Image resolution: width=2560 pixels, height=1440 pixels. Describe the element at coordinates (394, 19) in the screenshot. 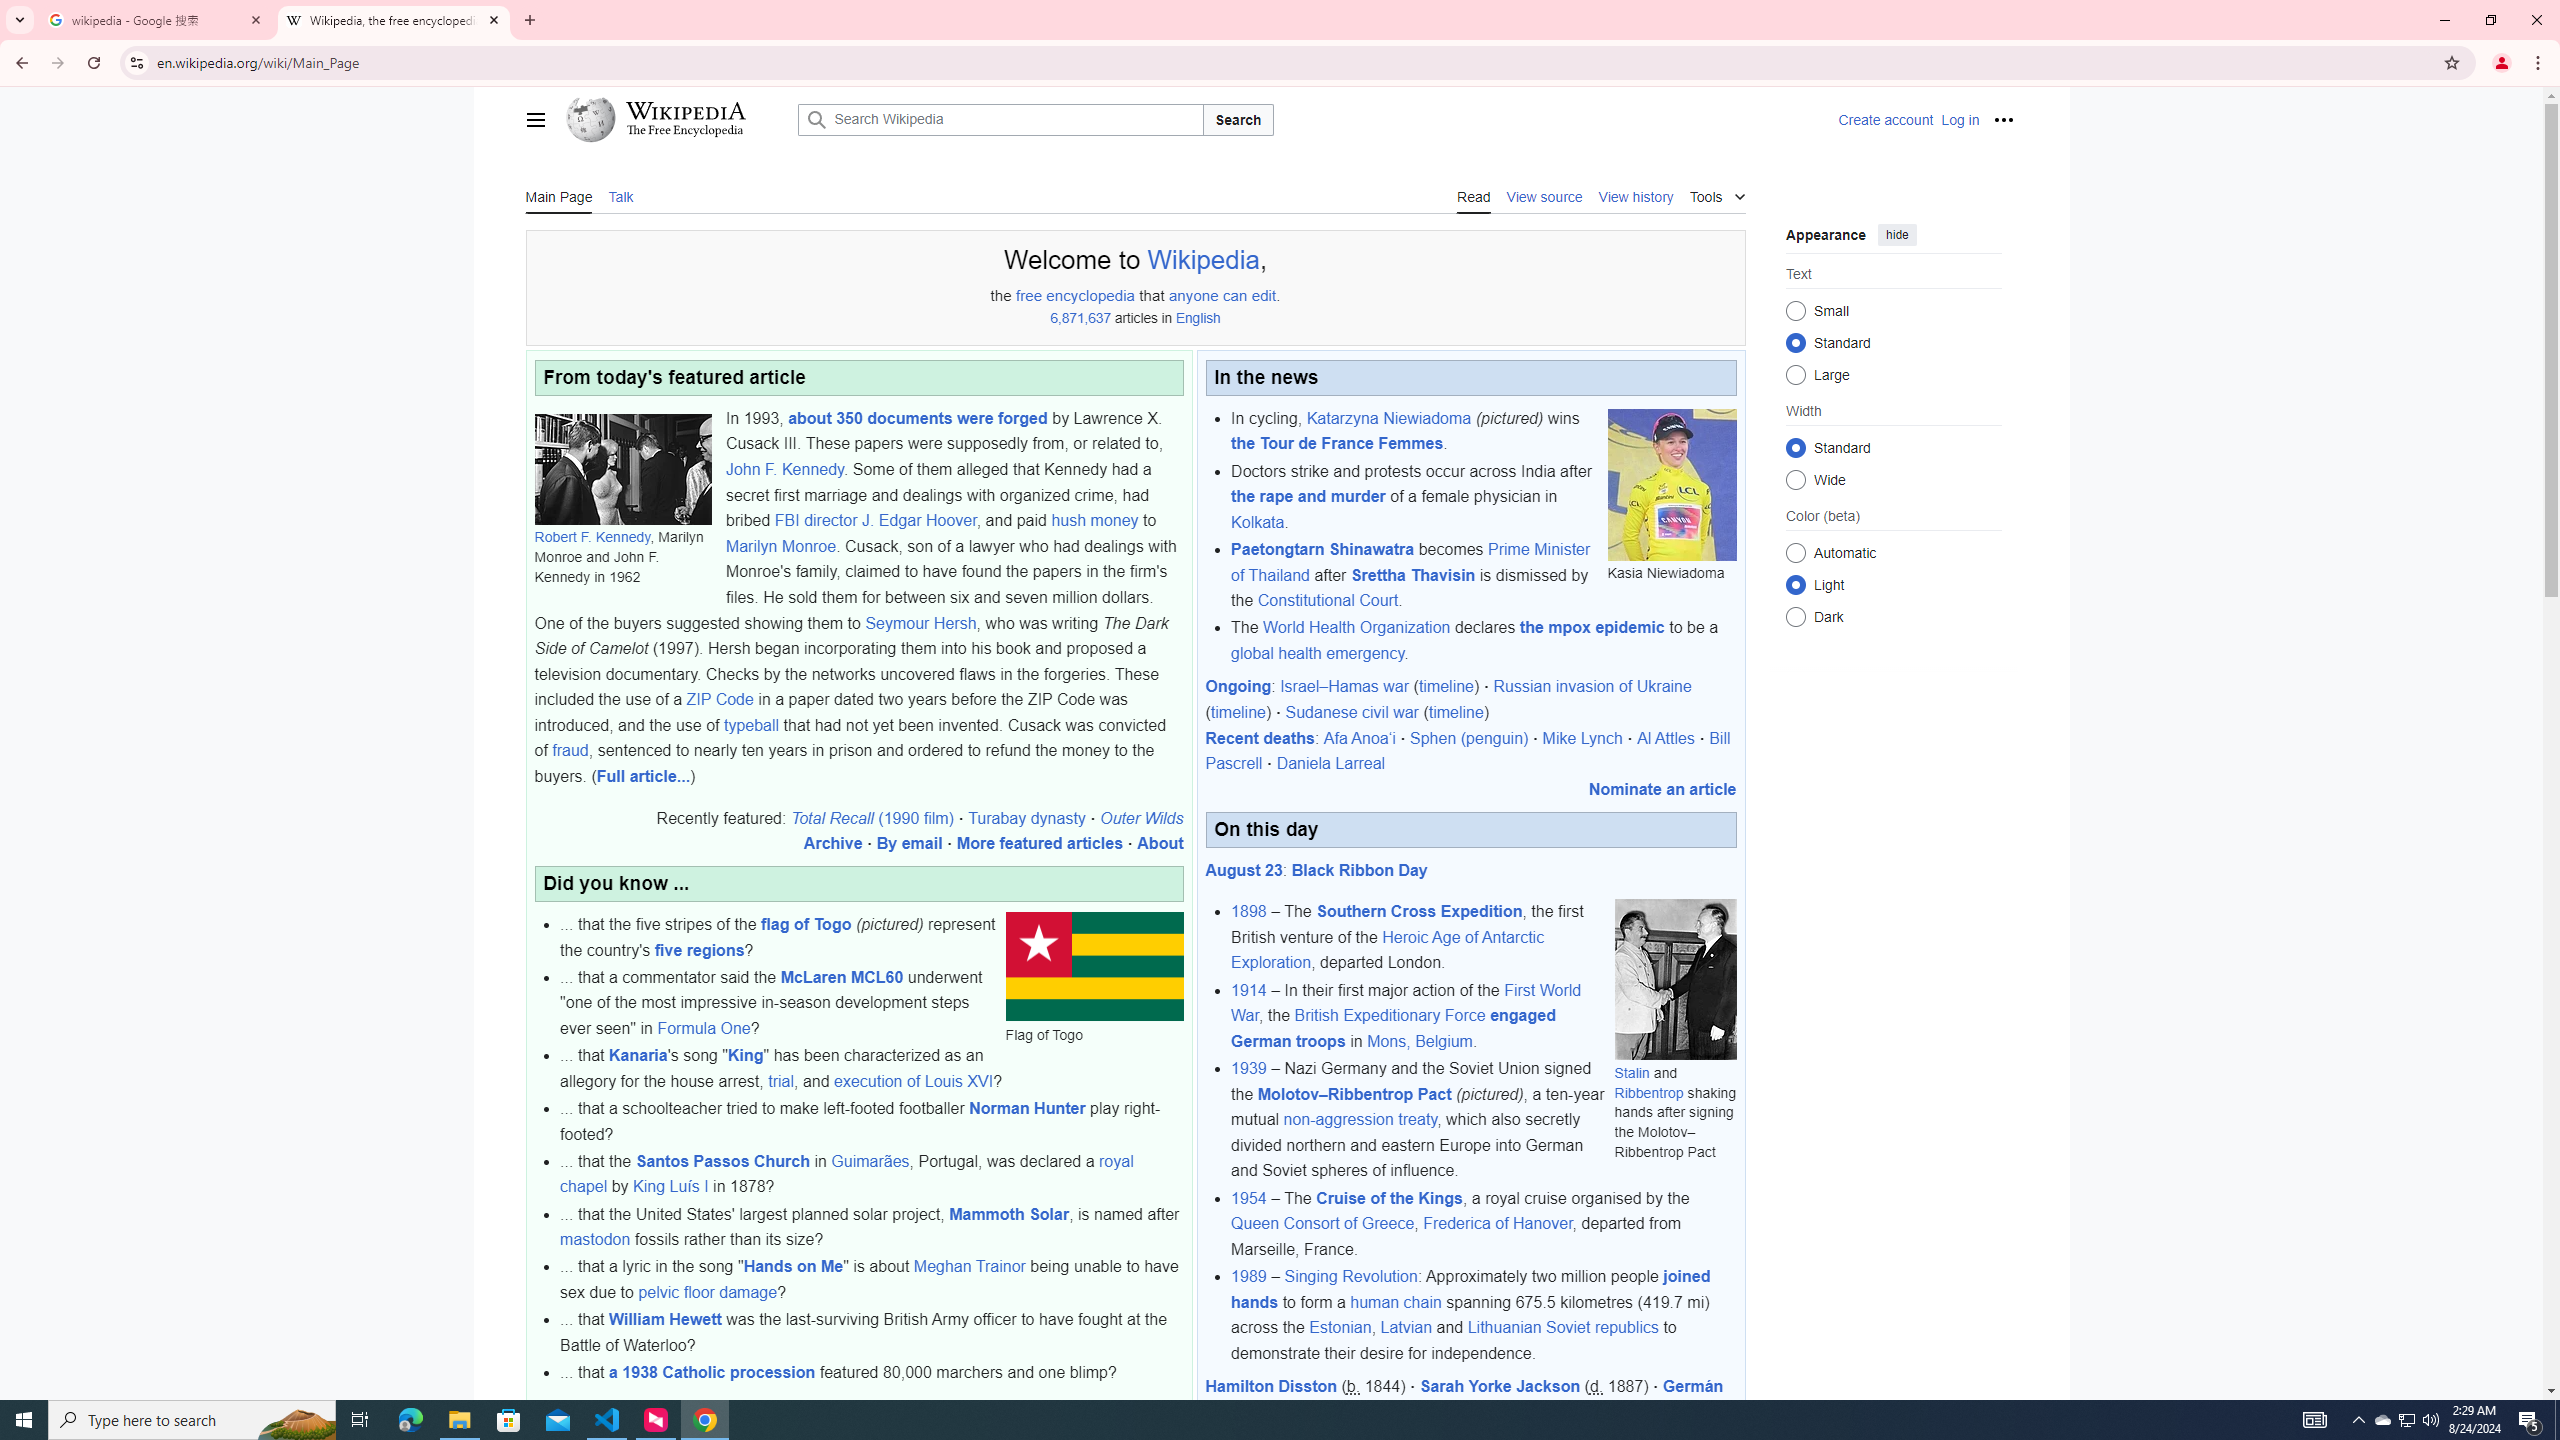

I see `'Wikipedia, the free encyclopedia'` at that location.